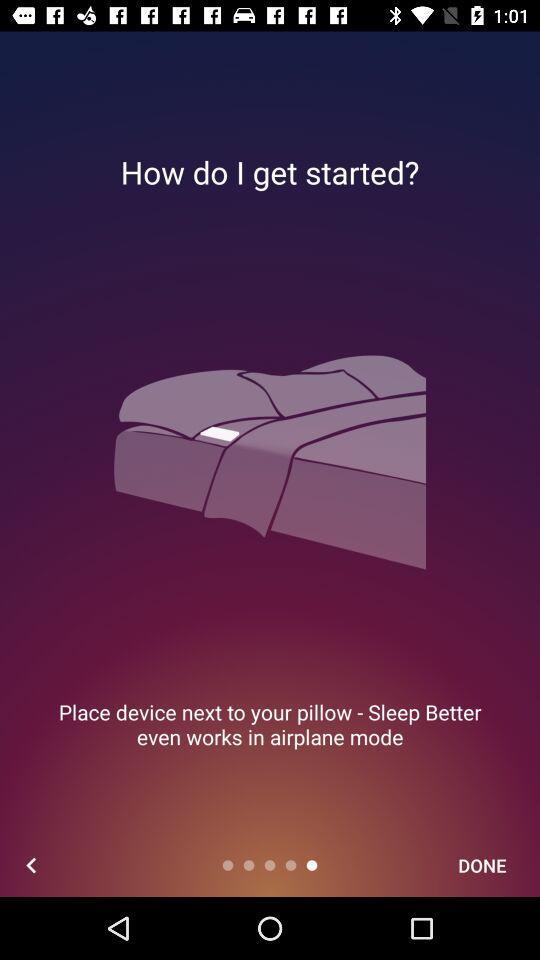 This screenshot has height=960, width=540. I want to click on the icon at the bottom left corner, so click(30, 864).